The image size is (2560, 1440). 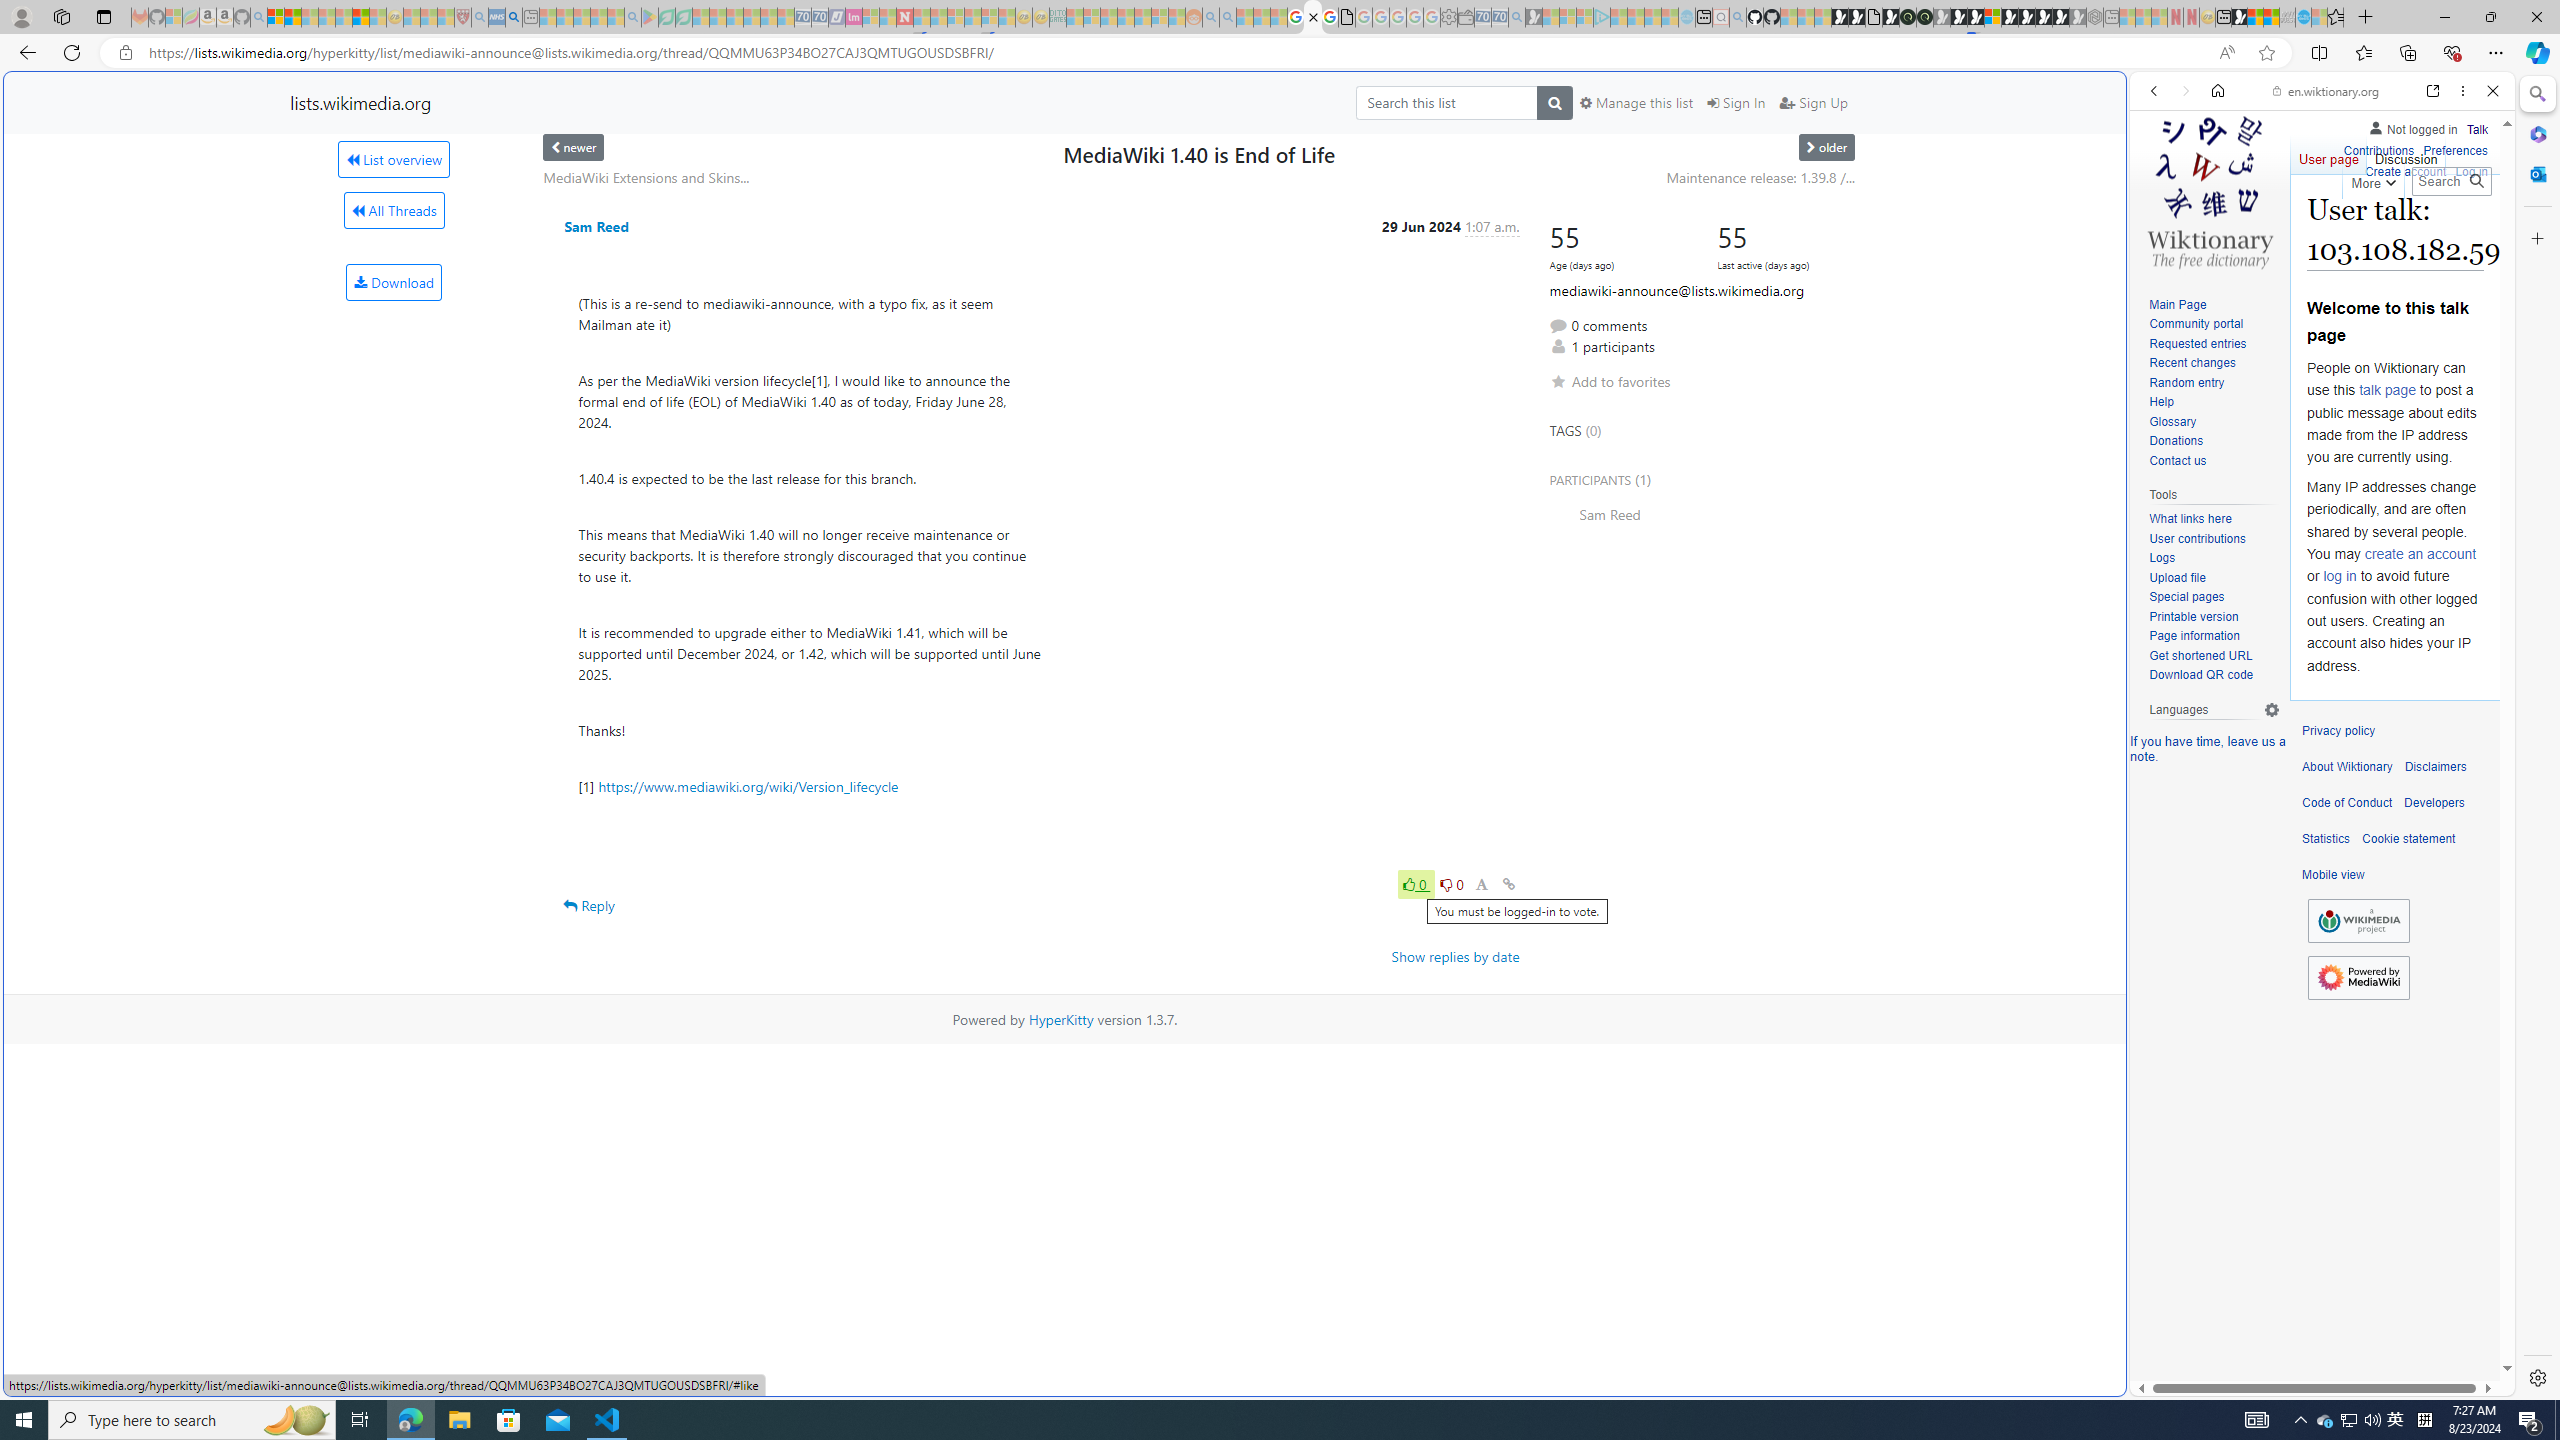 What do you see at coordinates (2324, 838) in the screenshot?
I see `'Statistics'` at bounding box center [2324, 838].